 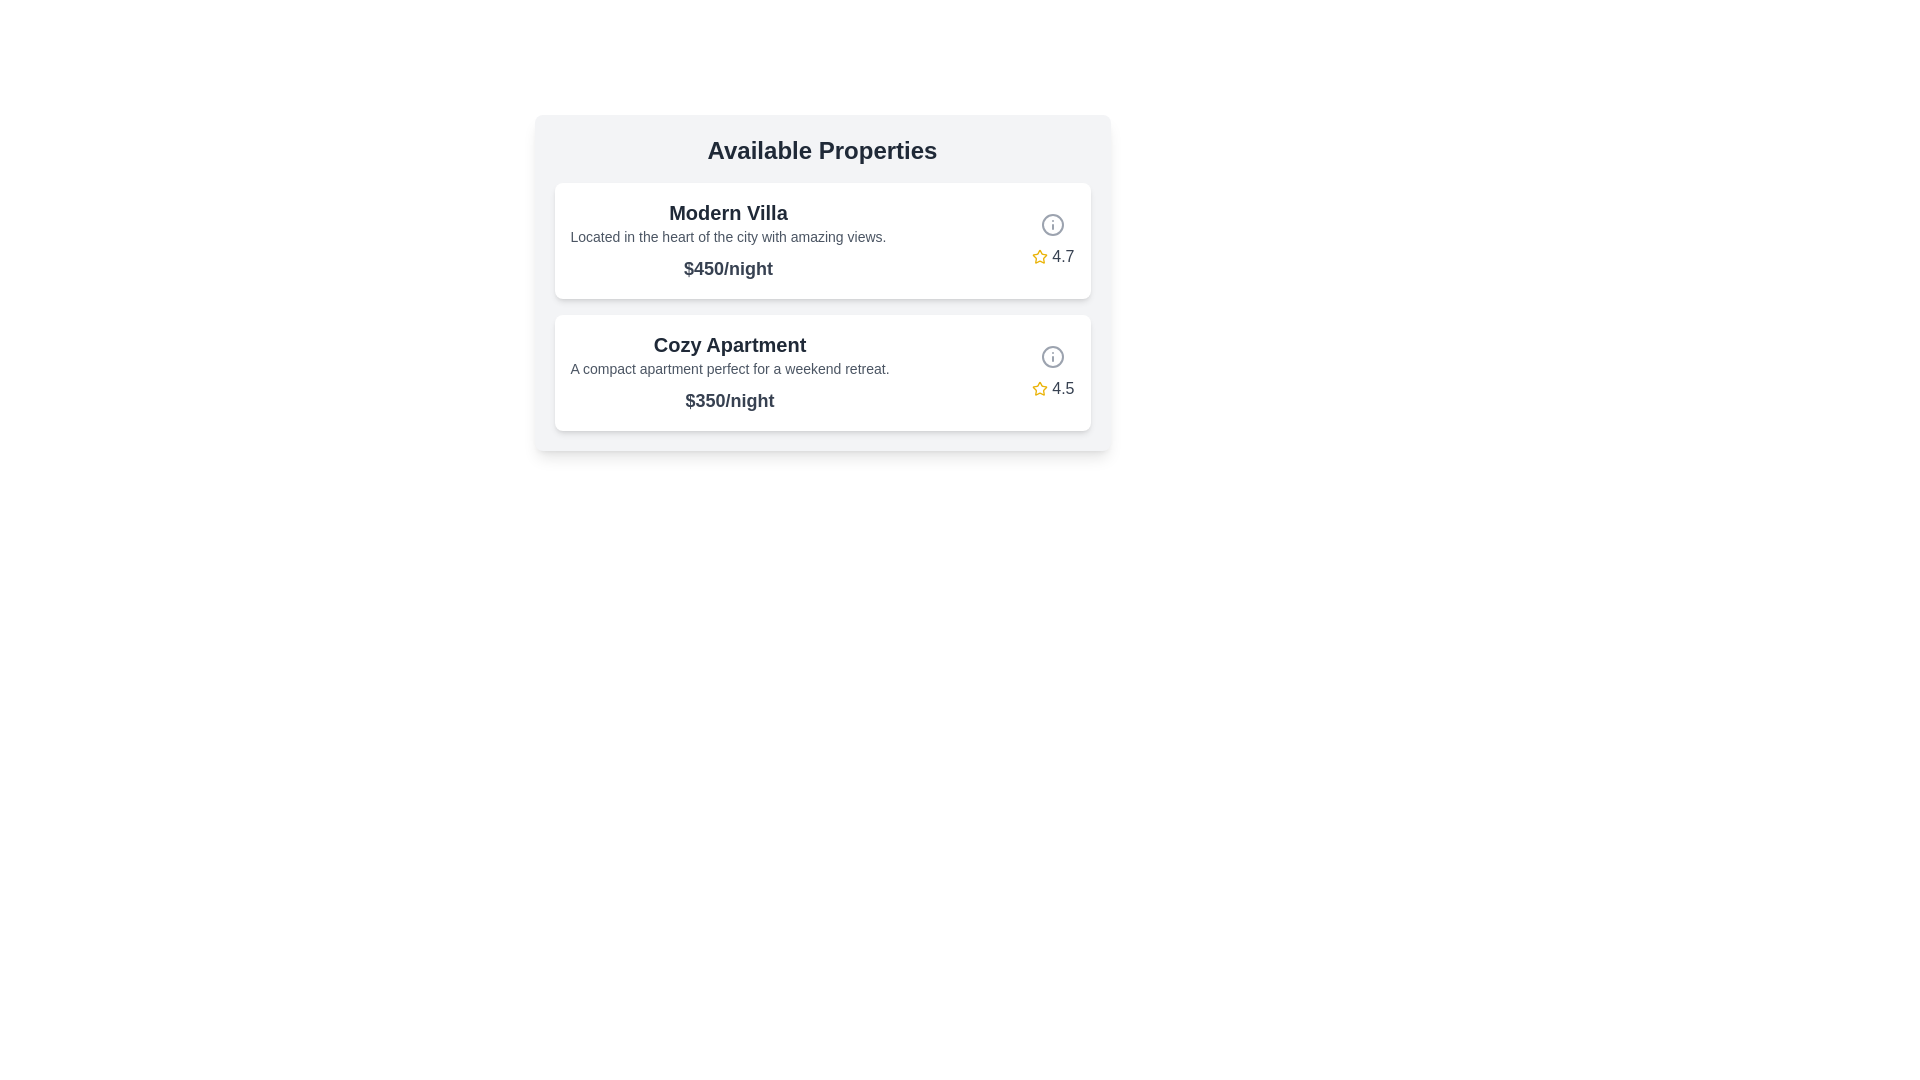 I want to click on the rating icon representing the quality or user satisfaction level of the 'Modern Villa' property, which is positioned immediately to the left of the numerical rating '4.7', so click(x=1040, y=256).